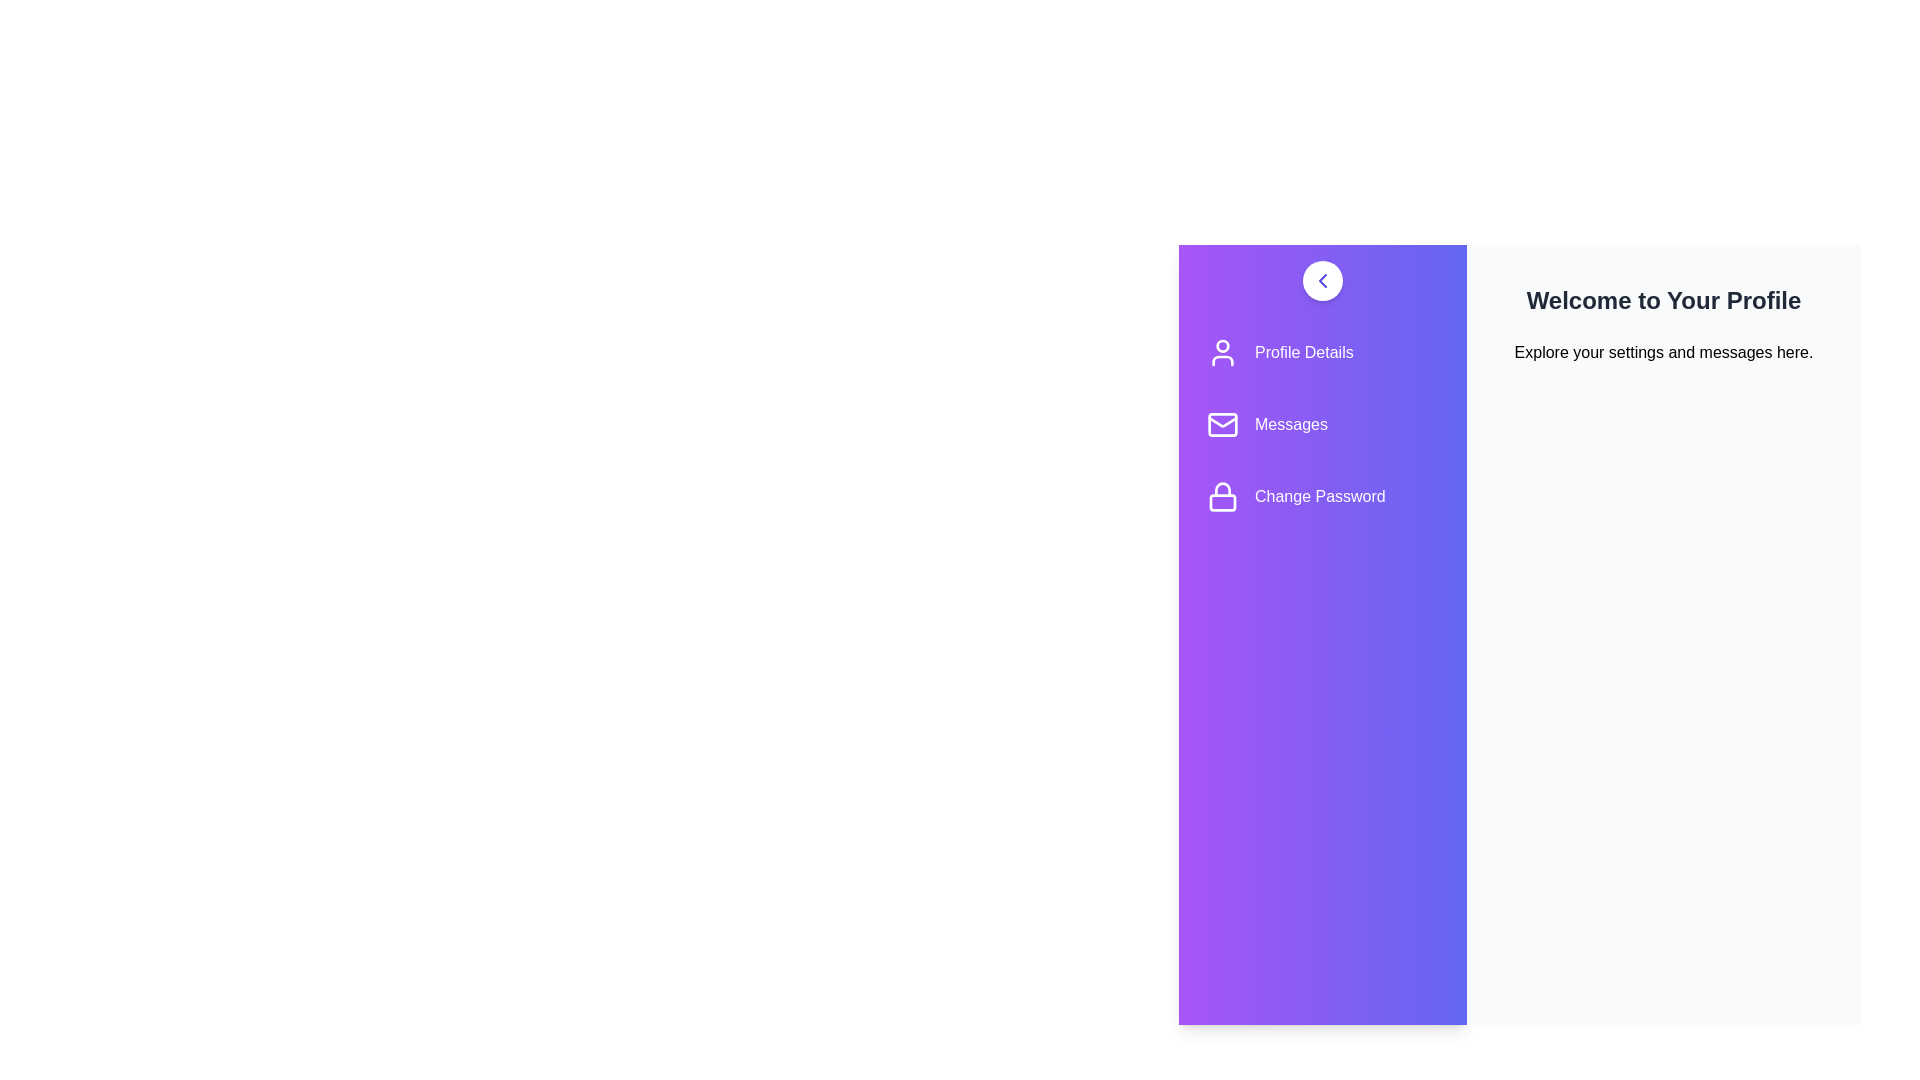 The width and height of the screenshot is (1920, 1080). Describe the element at coordinates (1323, 423) in the screenshot. I see `the menu item corresponding to Messages` at that location.